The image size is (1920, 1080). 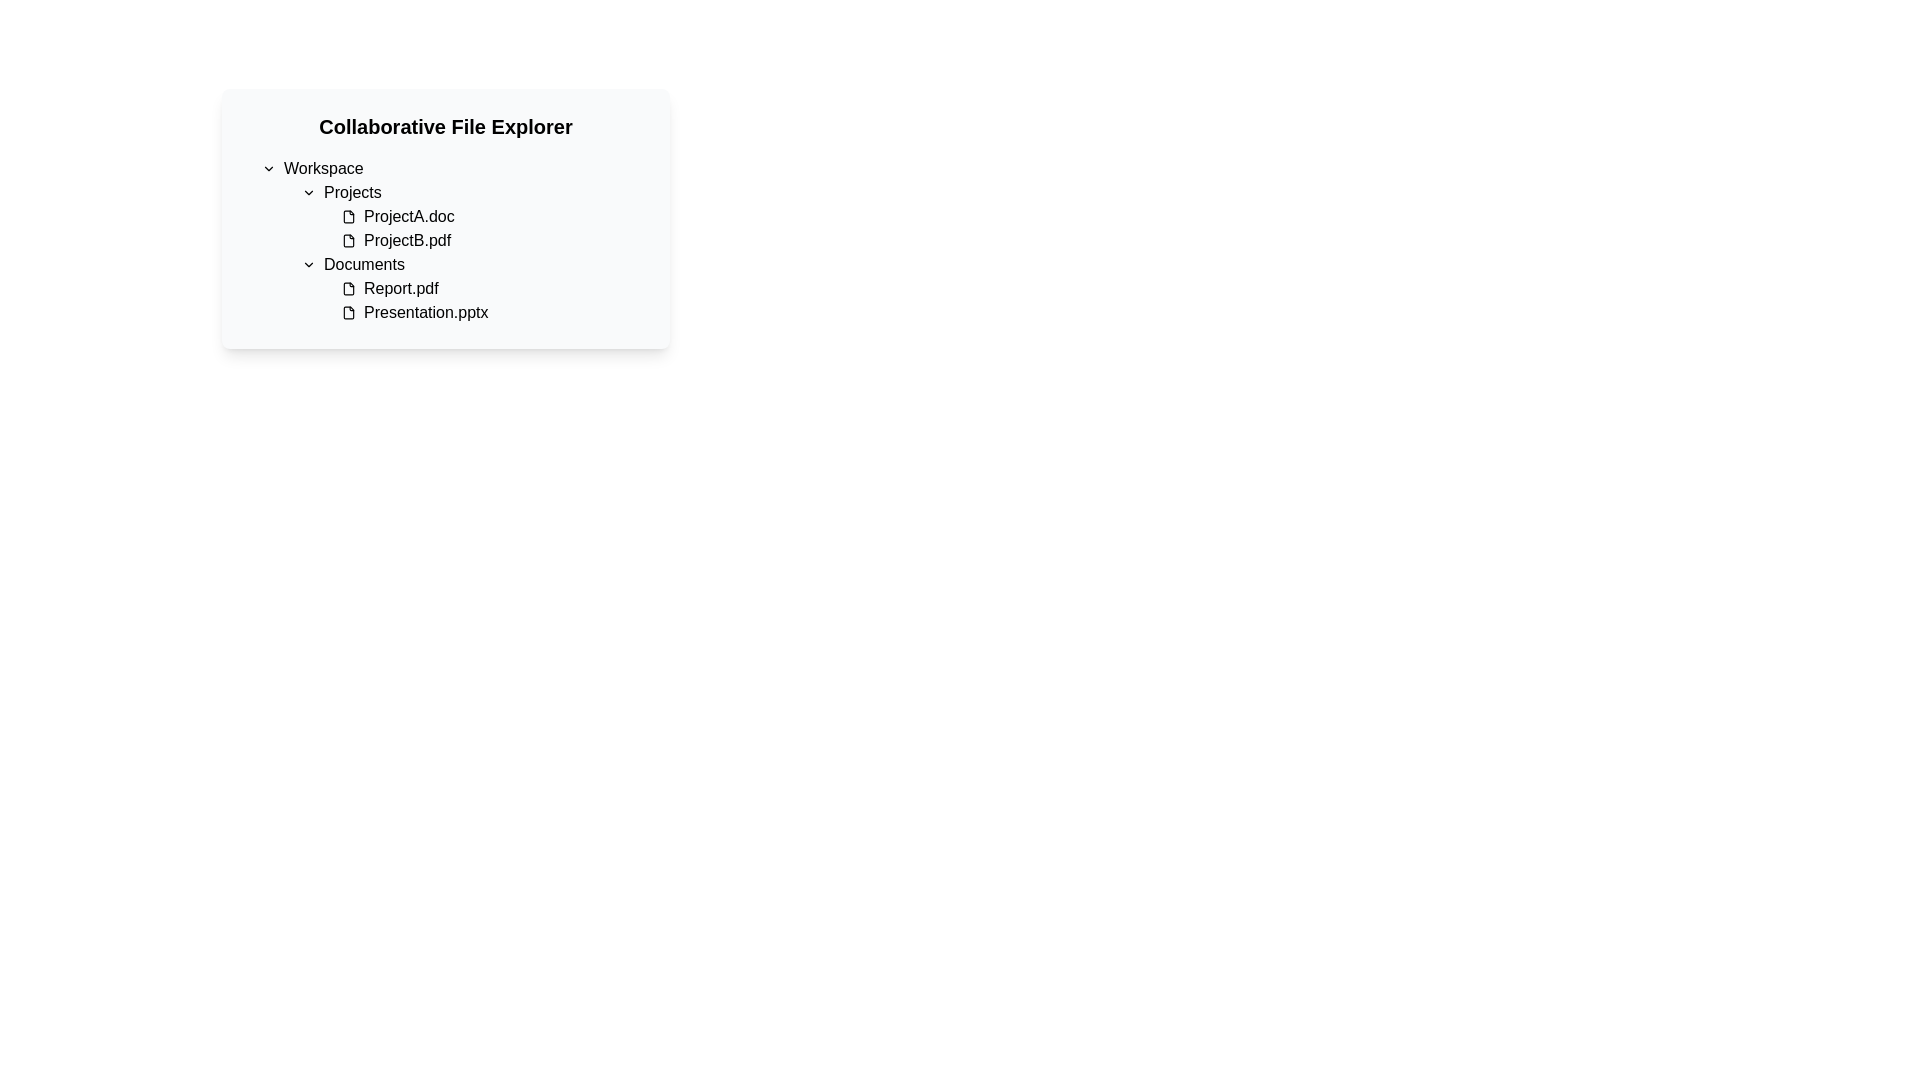 I want to click on the chevron icon next to the 'Documents' label, so click(x=364, y=264).